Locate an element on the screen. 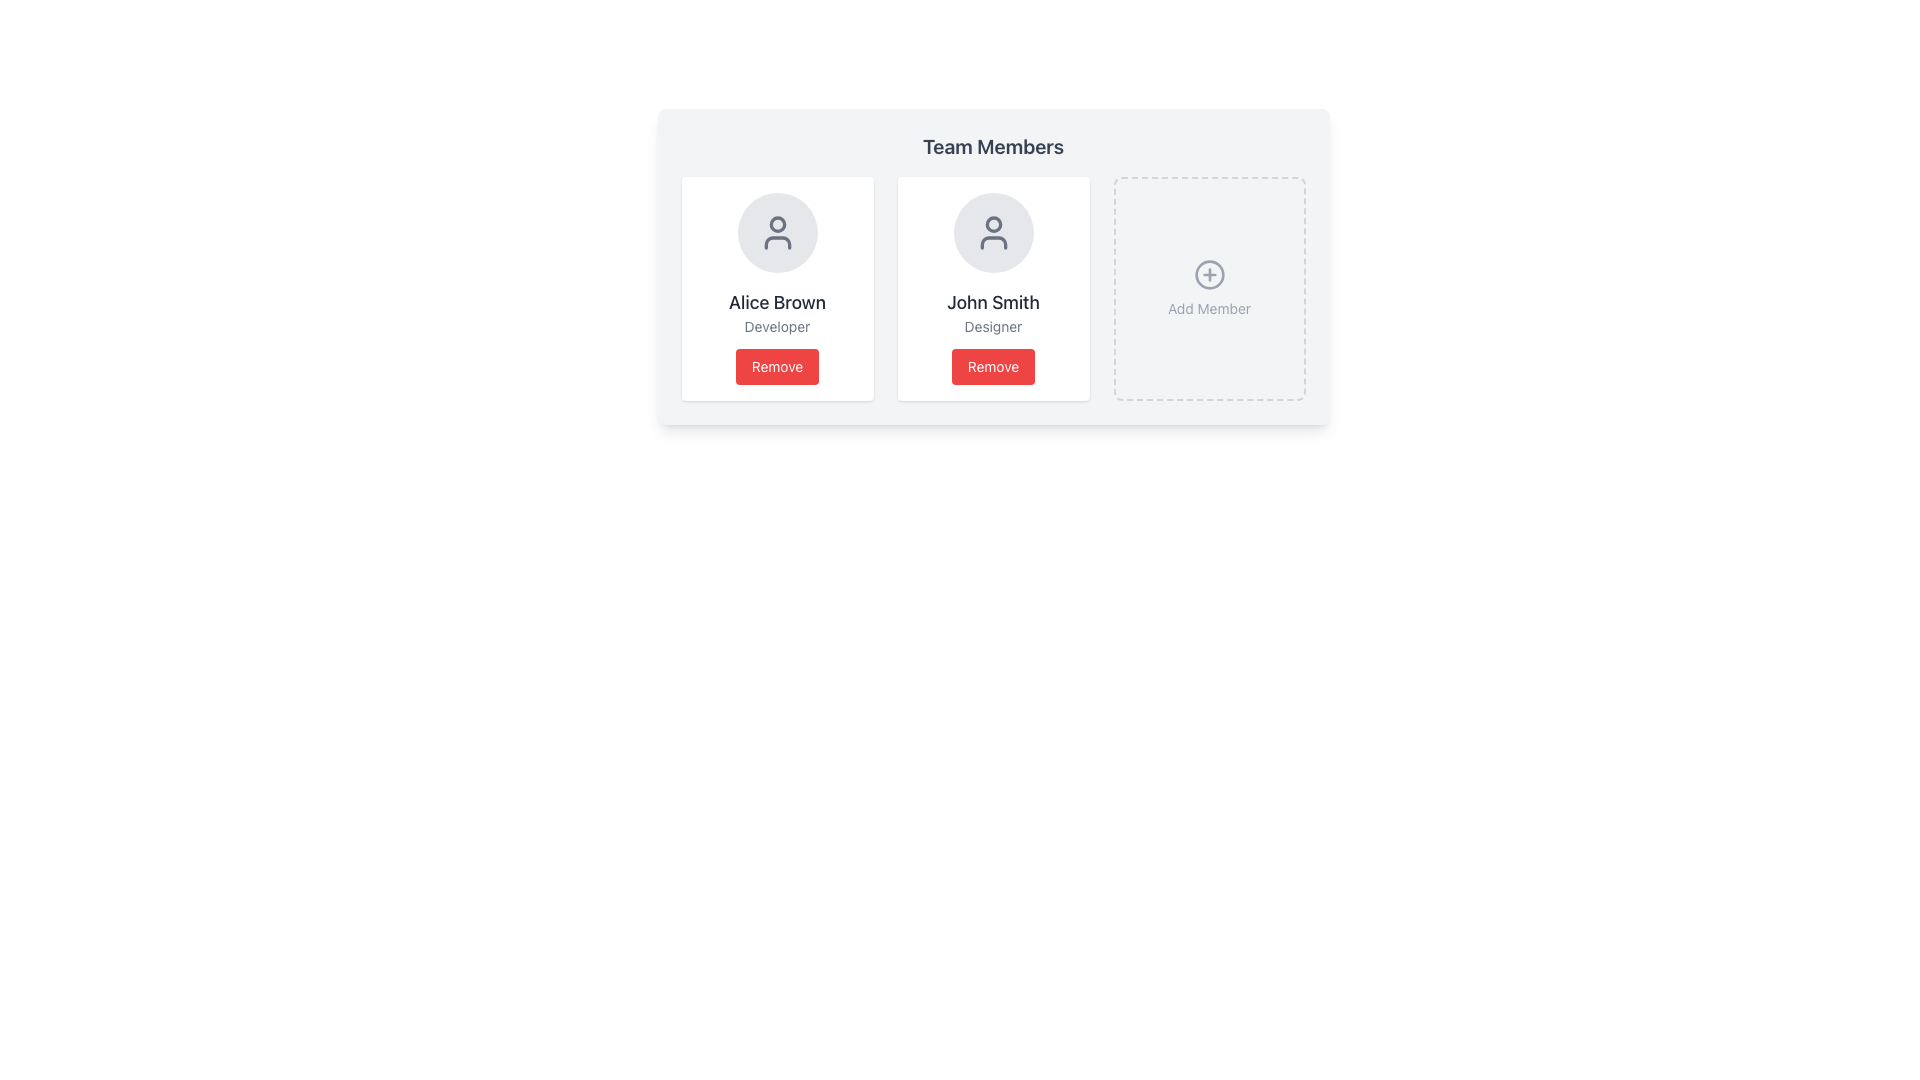  the circular user avatar icon located above the text 'Alice Brown' and 'Developer' in the leftmost user card of the 'Team Members' section is located at coordinates (776, 224).